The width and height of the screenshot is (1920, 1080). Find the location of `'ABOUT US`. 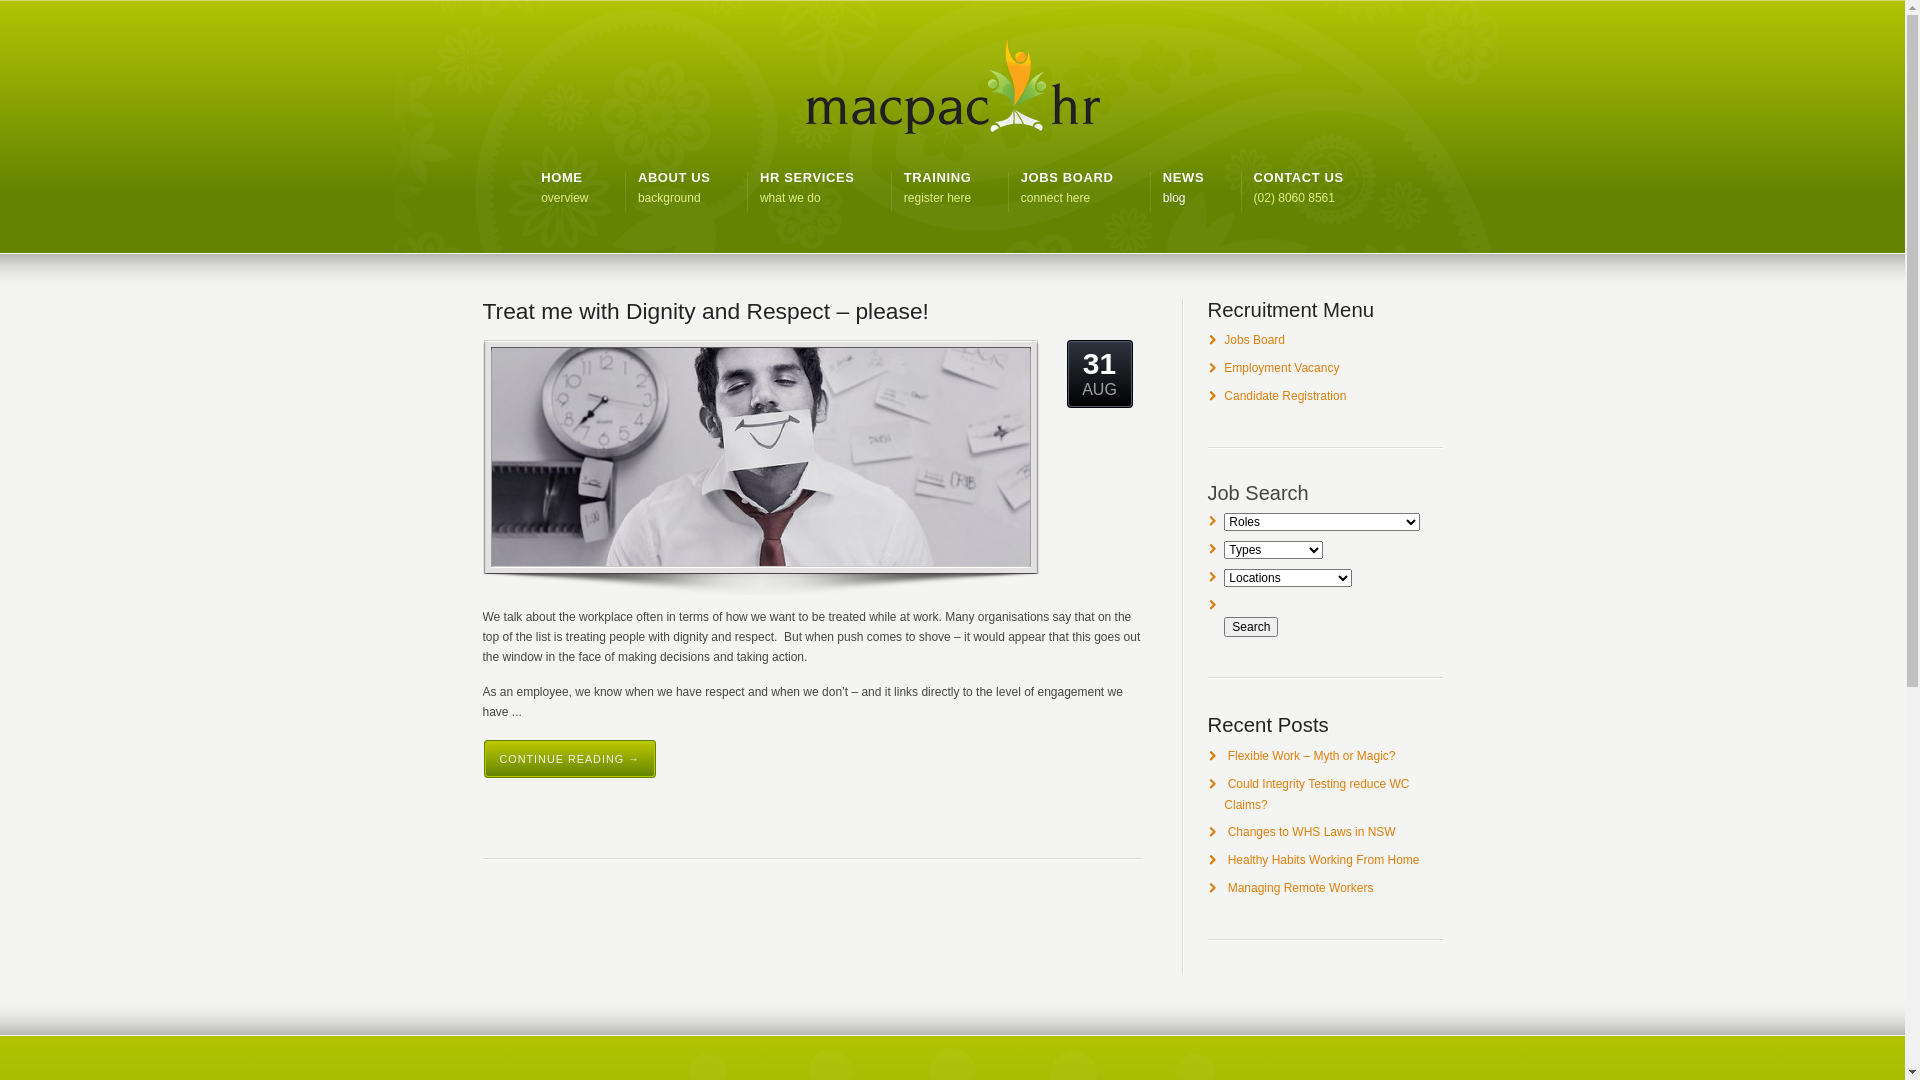

'ABOUT US is located at coordinates (674, 188).